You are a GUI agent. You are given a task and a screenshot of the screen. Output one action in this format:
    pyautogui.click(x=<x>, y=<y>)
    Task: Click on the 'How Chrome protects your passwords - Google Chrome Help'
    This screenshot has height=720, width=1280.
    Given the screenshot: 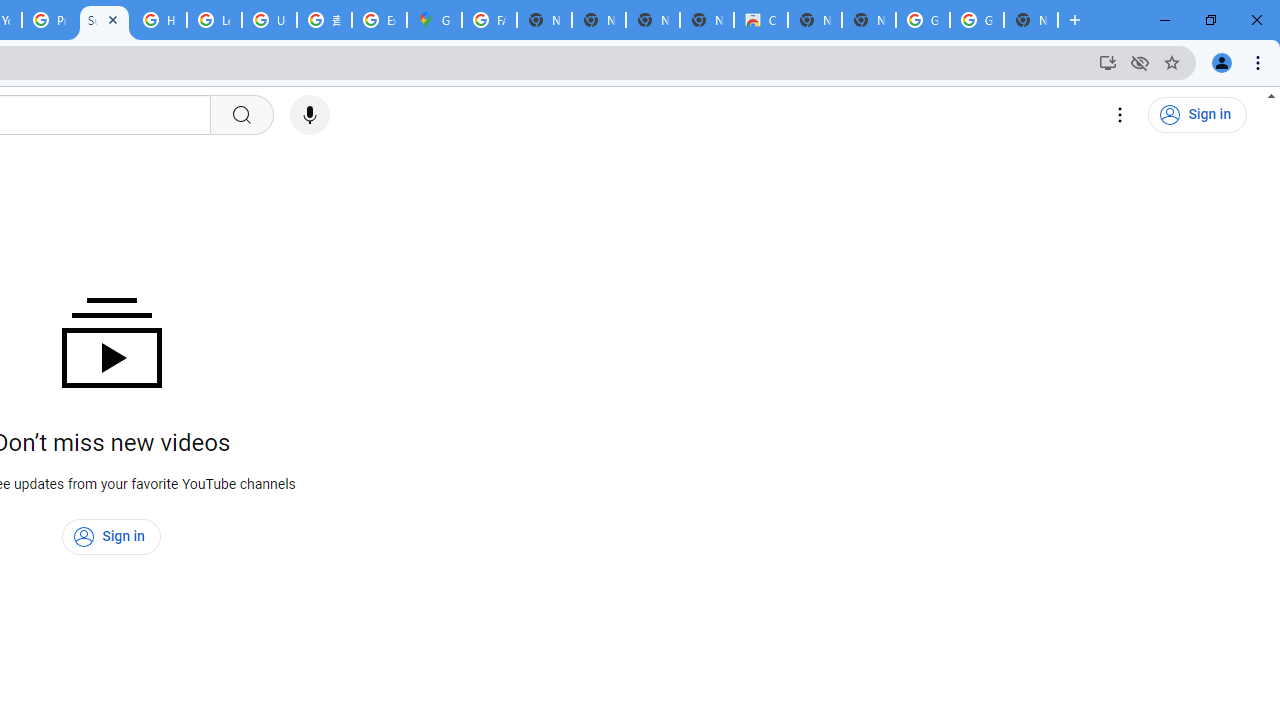 What is the action you would take?
    pyautogui.click(x=158, y=20)
    